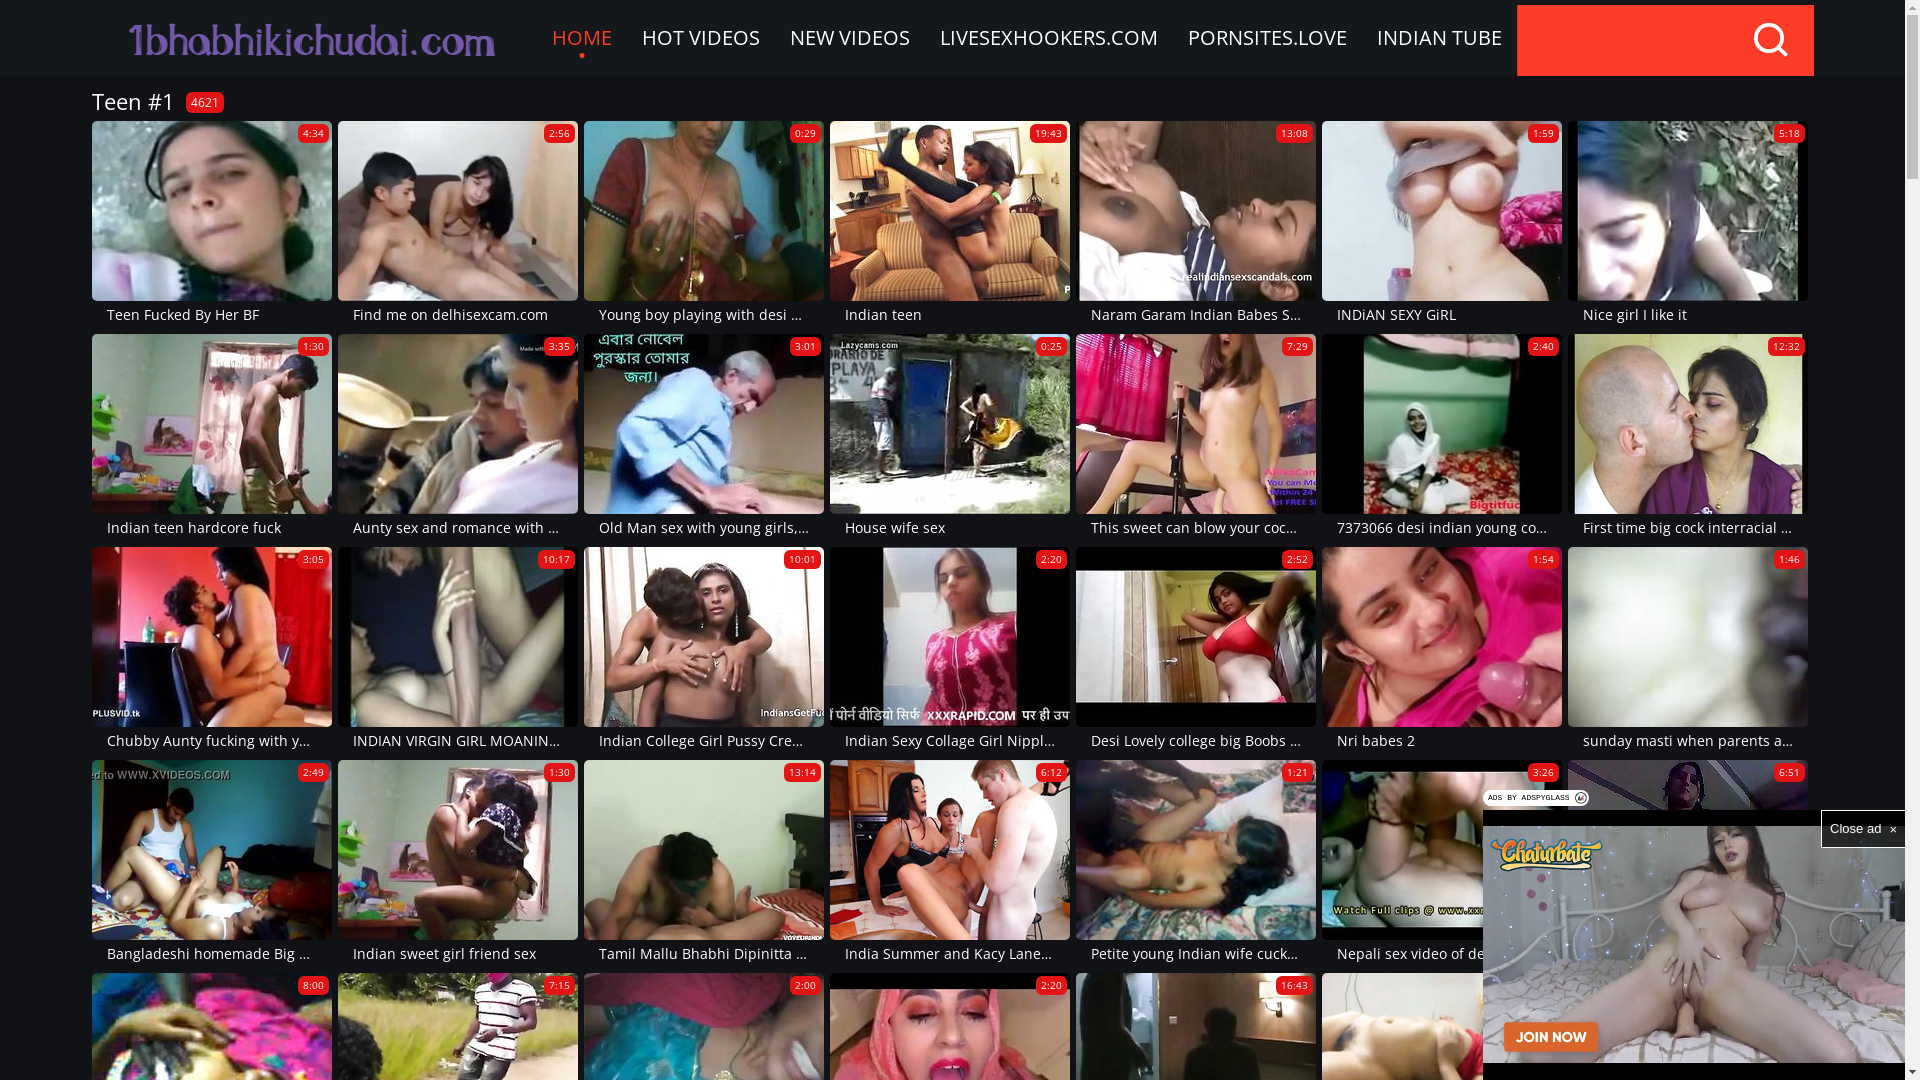 The height and width of the screenshot is (1080, 1920). I want to click on '12:32, so click(1687, 436).